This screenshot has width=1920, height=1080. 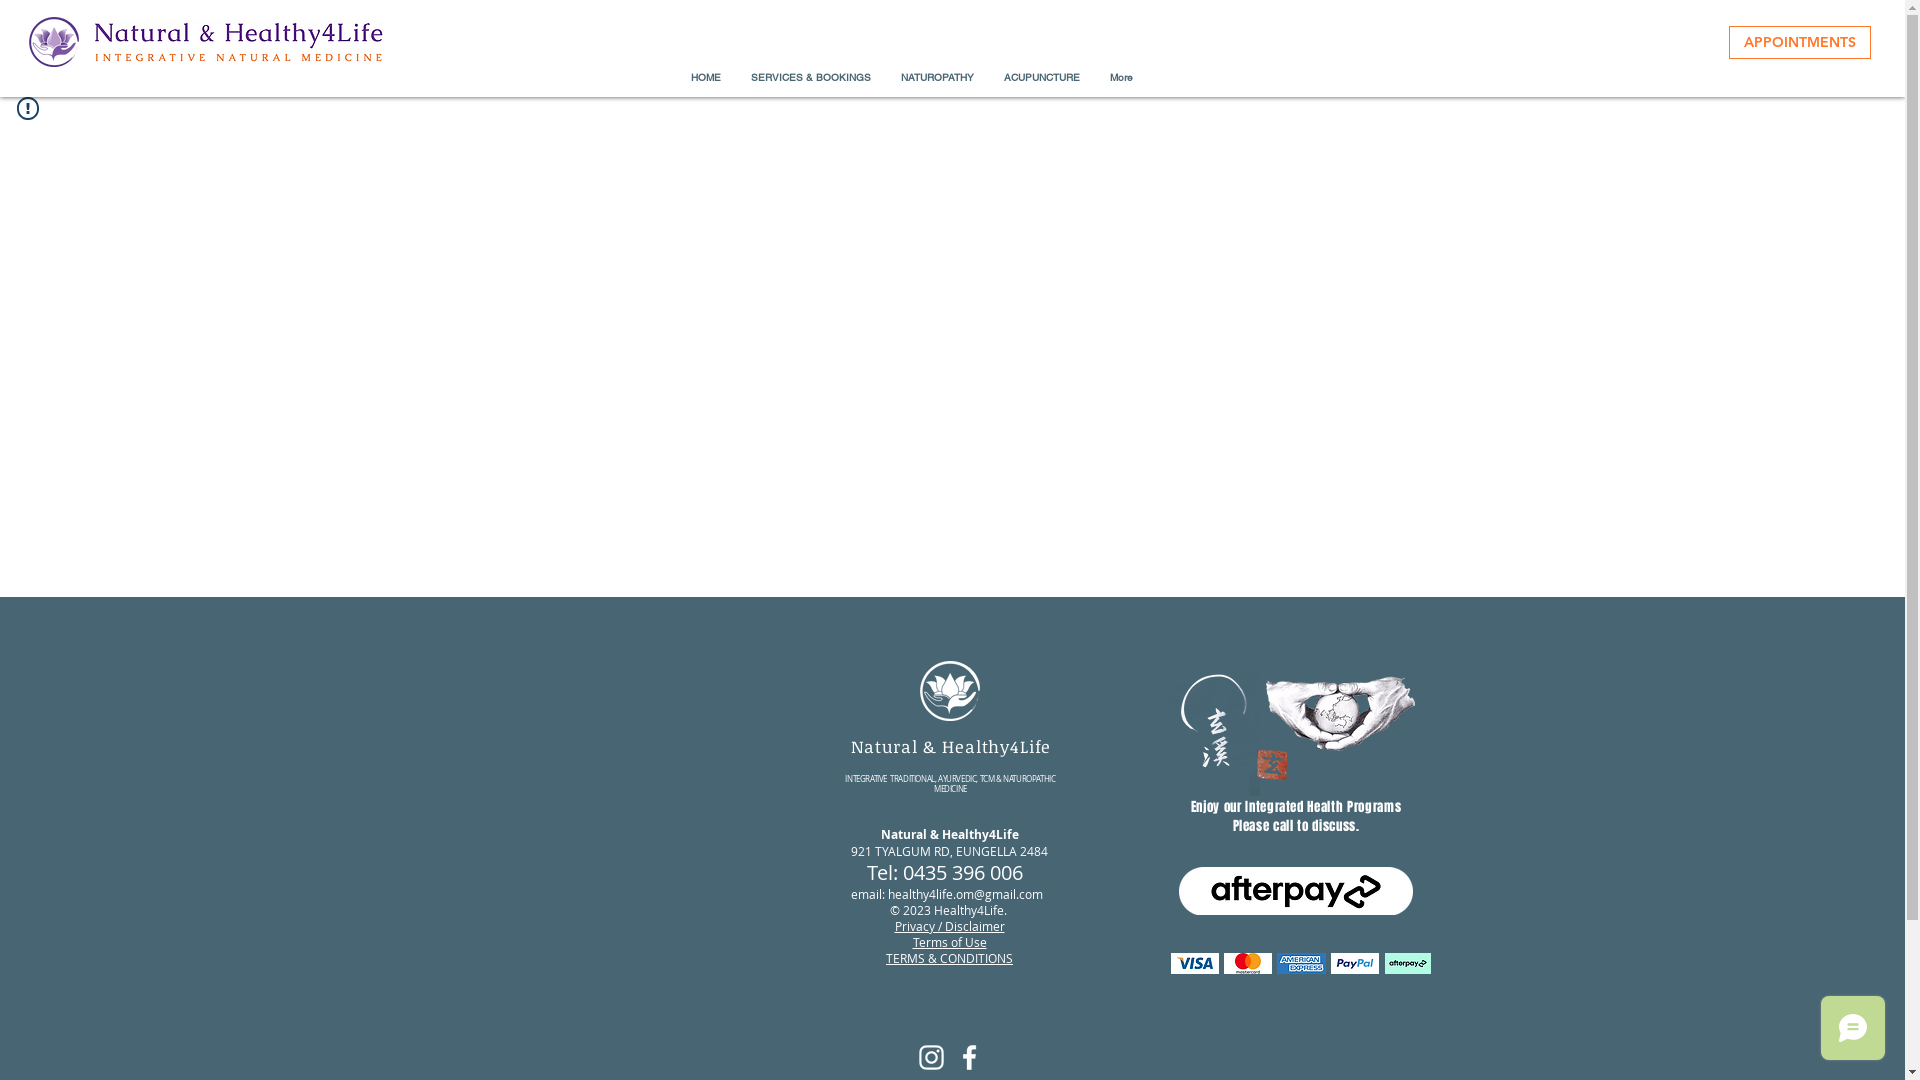 What do you see at coordinates (965, 893) in the screenshot?
I see `'healthy4life.om@gmail.com'` at bounding box center [965, 893].